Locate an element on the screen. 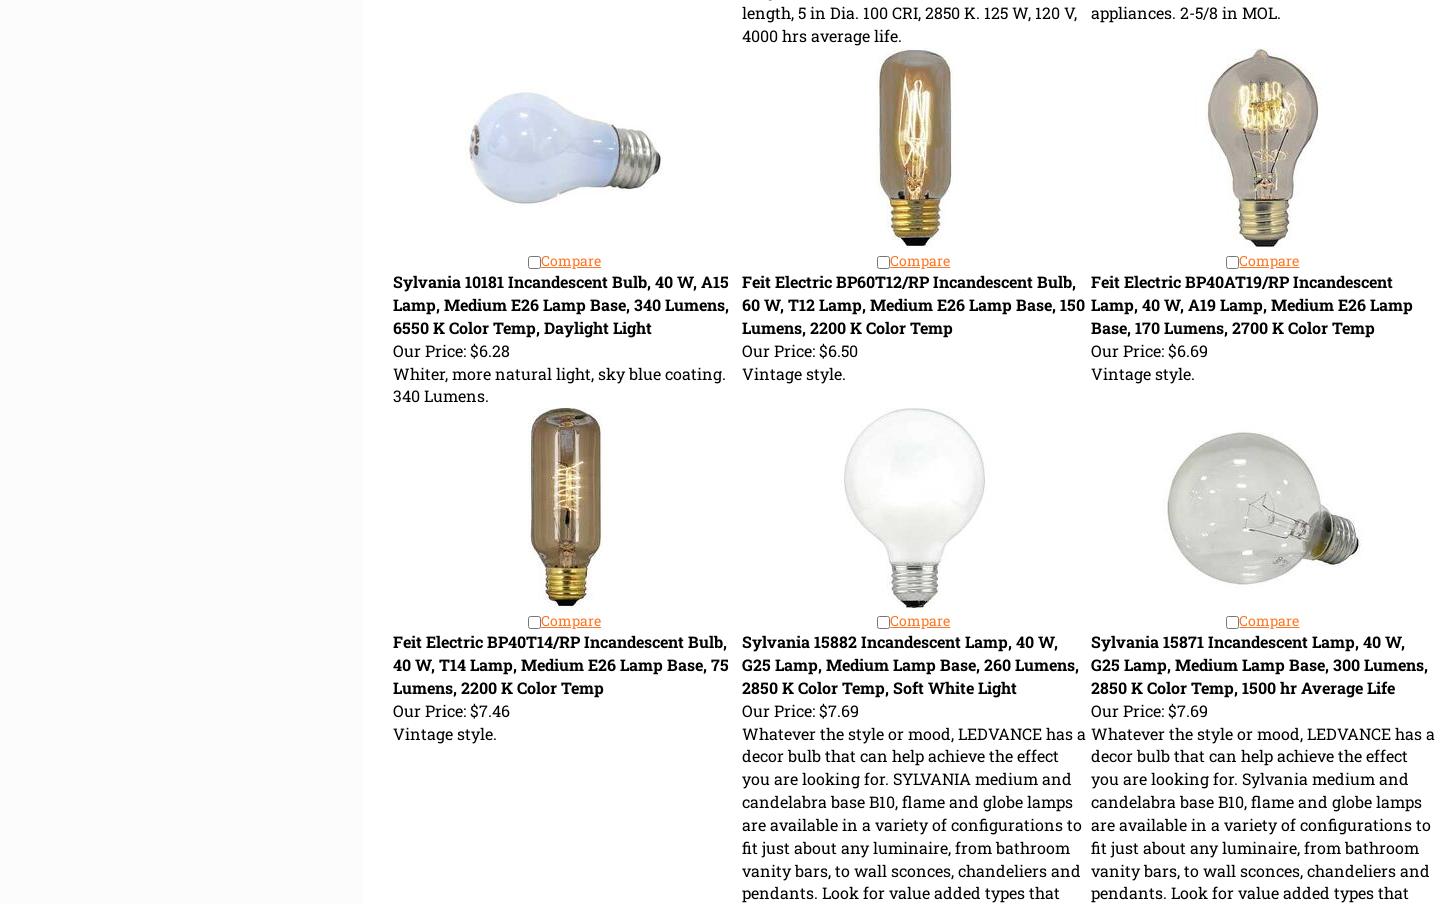 Image resolution: width=1450 pixels, height=904 pixels. 'Sylvania 15871 Incandescent Lamp, 40 W, G25 Lamp, Medium Lamp Base, 300 Lumens, 2850 K Color Temp, 1500 hr Average Life' is located at coordinates (1258, 663).